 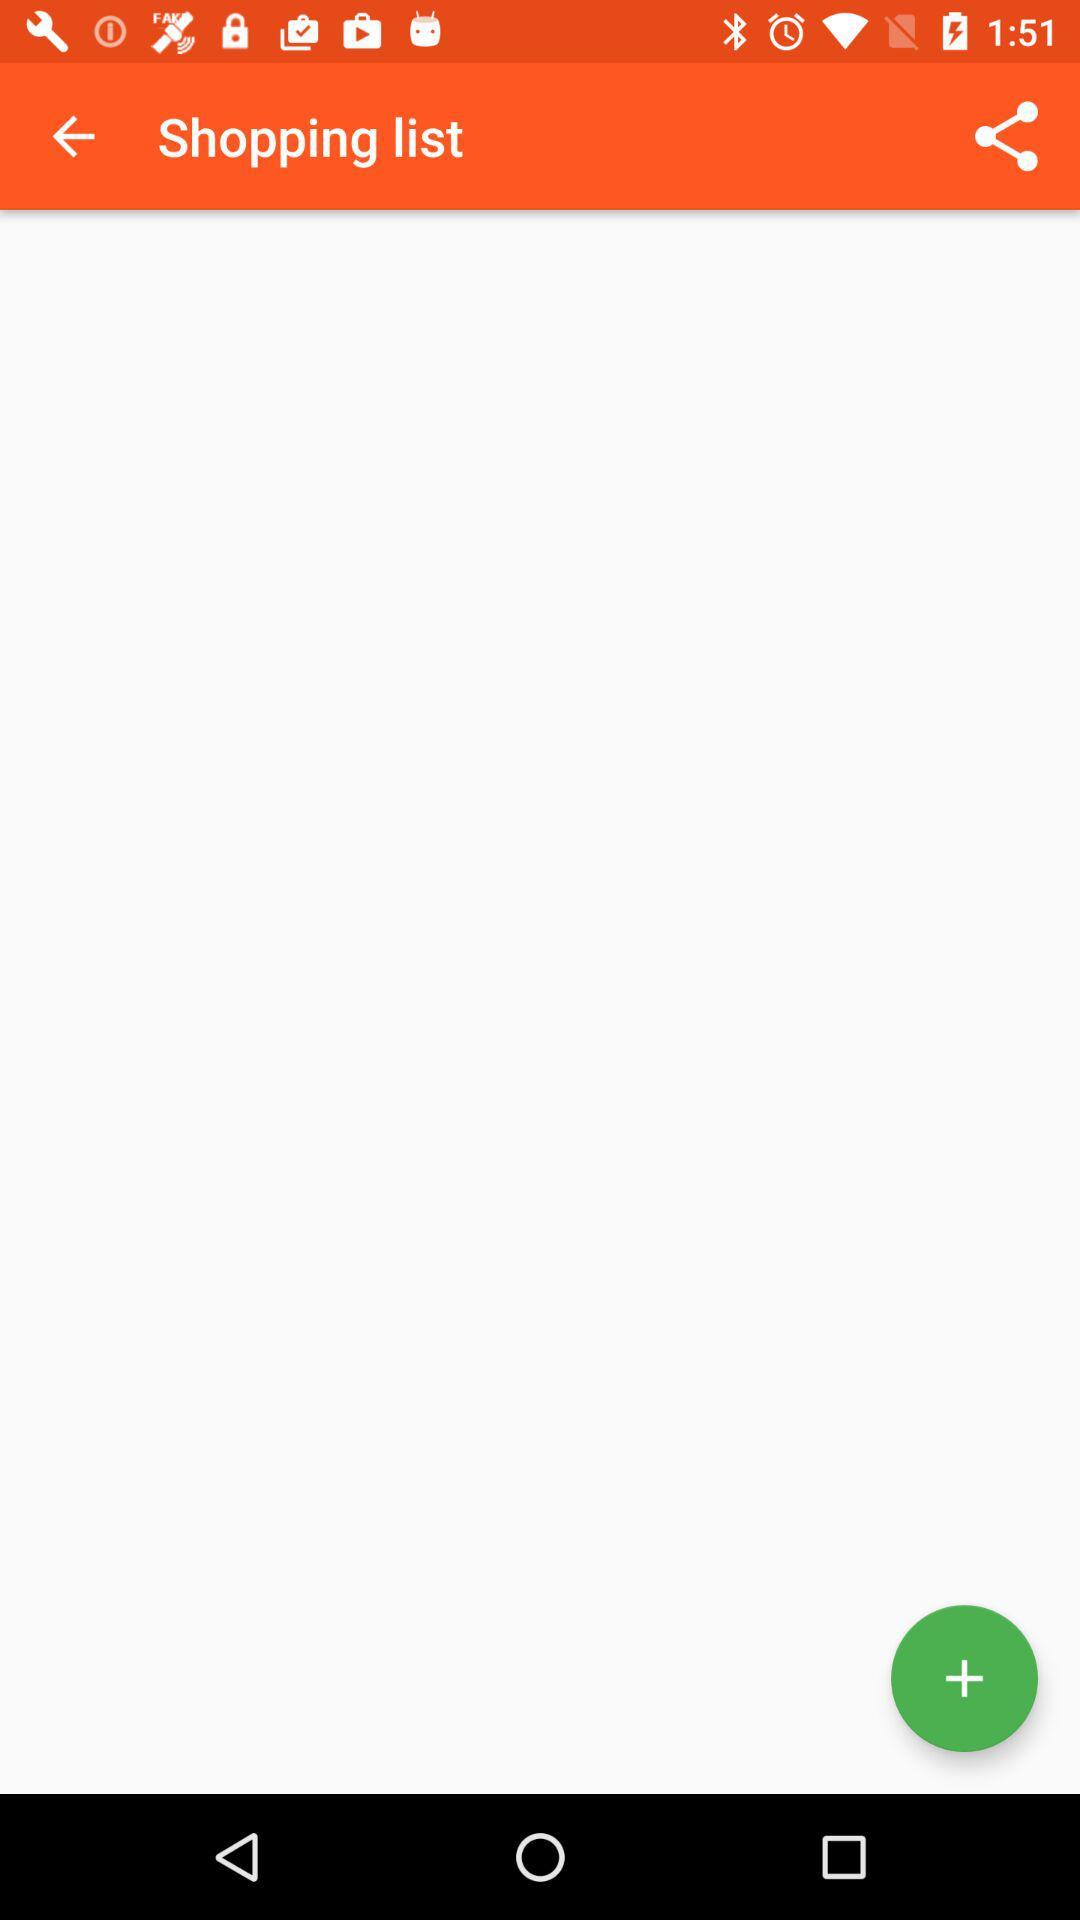 What do you see at coordinates (963, 1678) in the screenshot?
I see `more information` at bounding box center [963, 1678].